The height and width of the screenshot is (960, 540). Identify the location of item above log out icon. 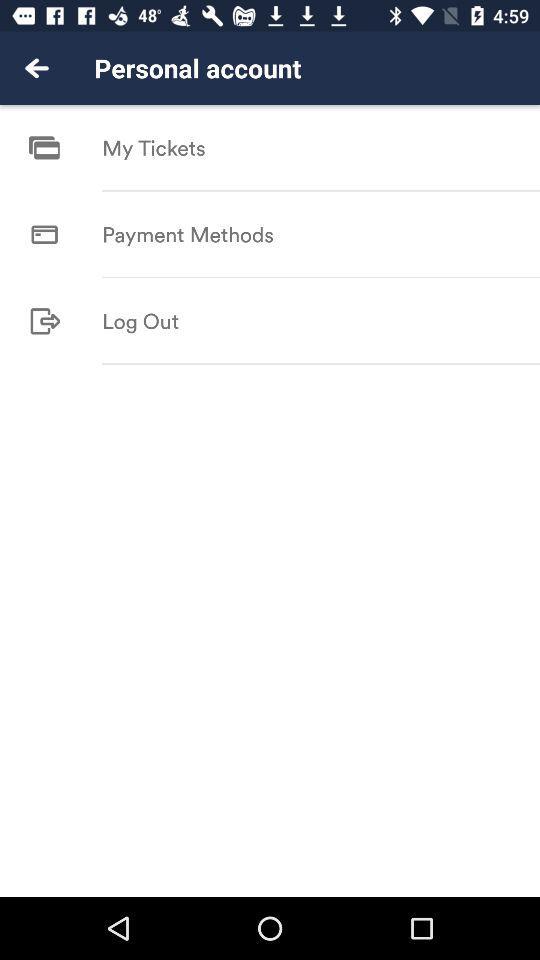
(321, 276).